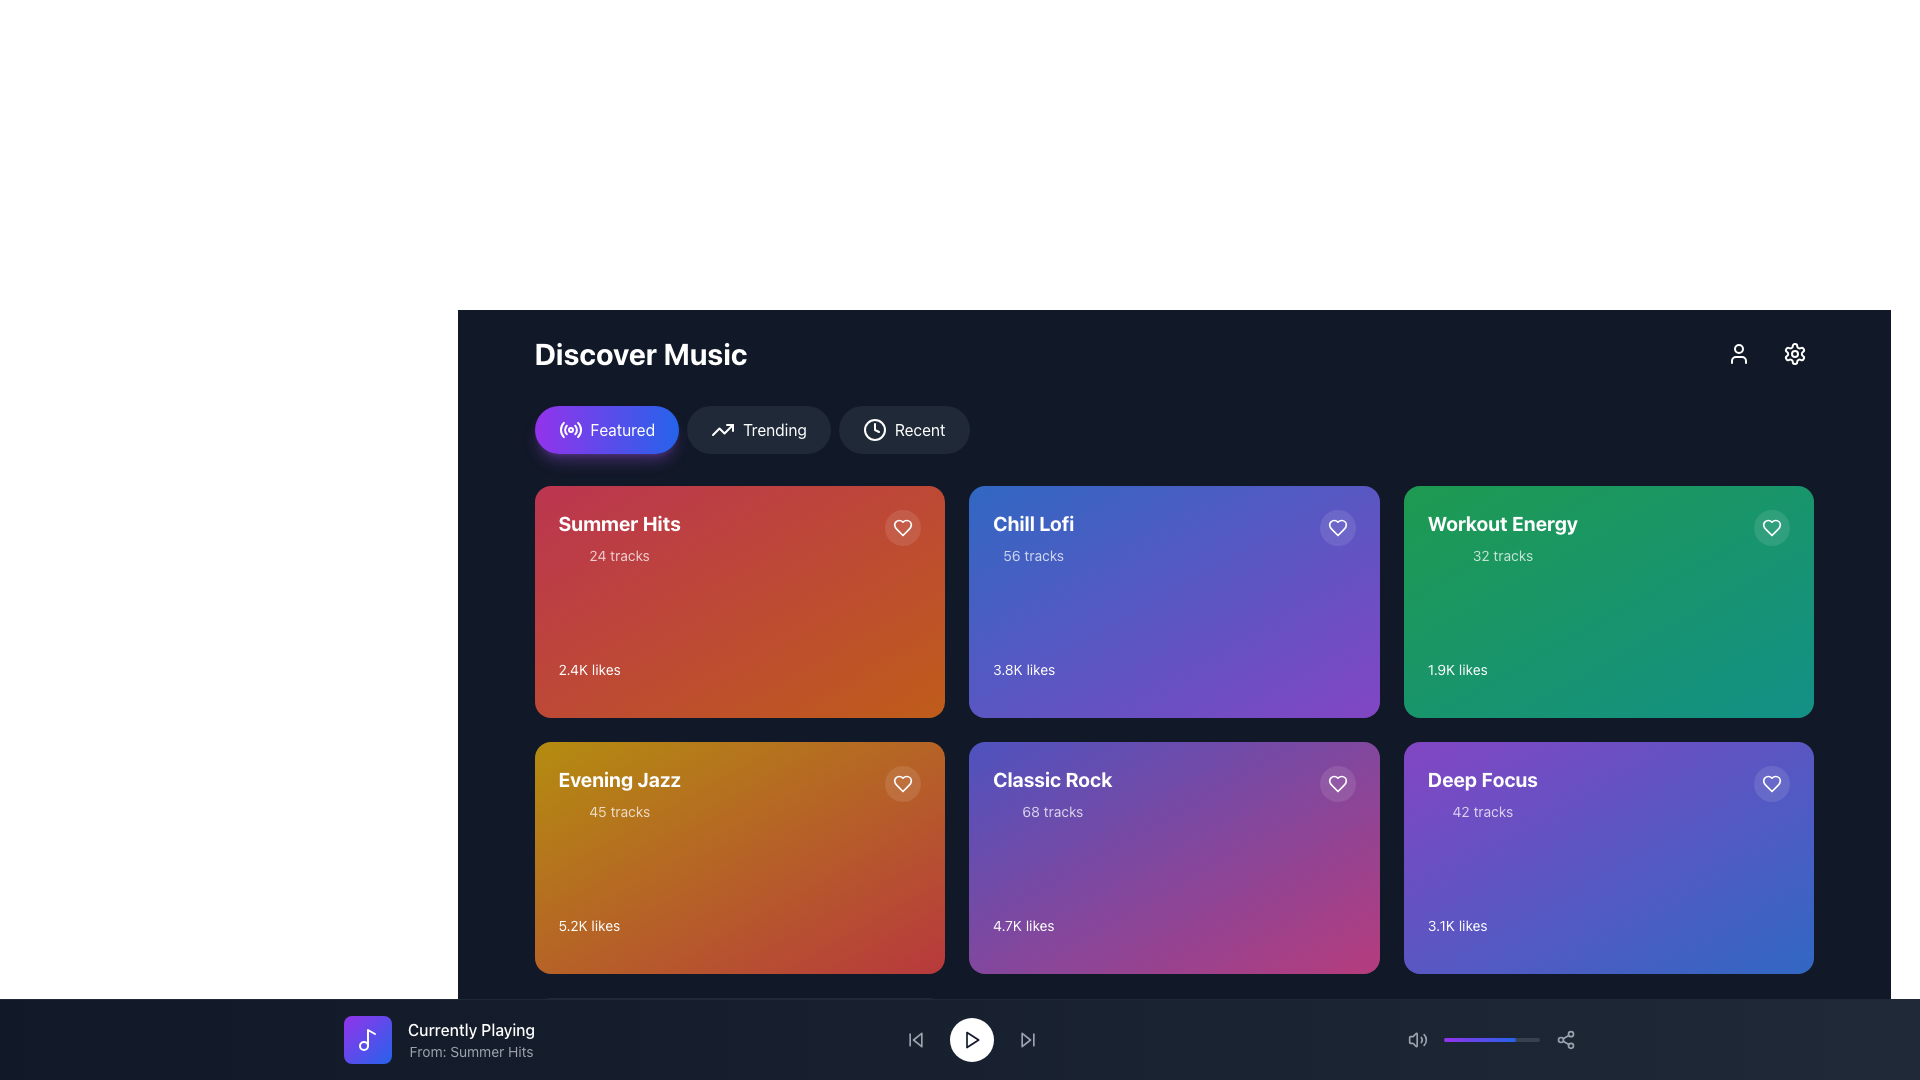  What do you see at coordinates (470, 1029) in the screenshot?
I see `the 'Currently Playing' text label, which is displayed in white on a dark background and located above the 'From: Summer Hits' text` at bounding box center [470, 1029].